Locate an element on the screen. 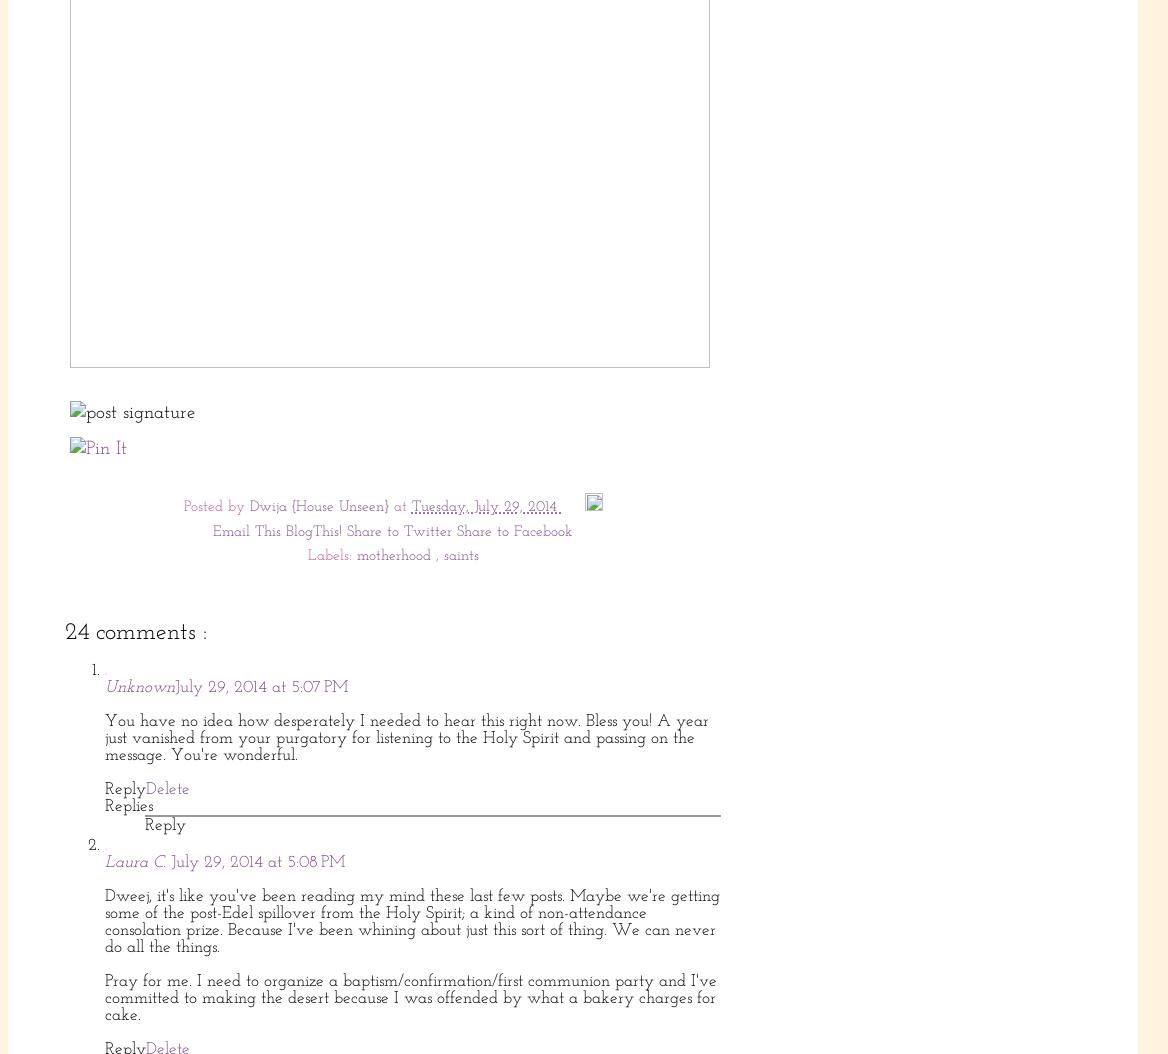 The height and width of the screenshot is (1054, 1168). ',' is located at coordinates (439, 556).